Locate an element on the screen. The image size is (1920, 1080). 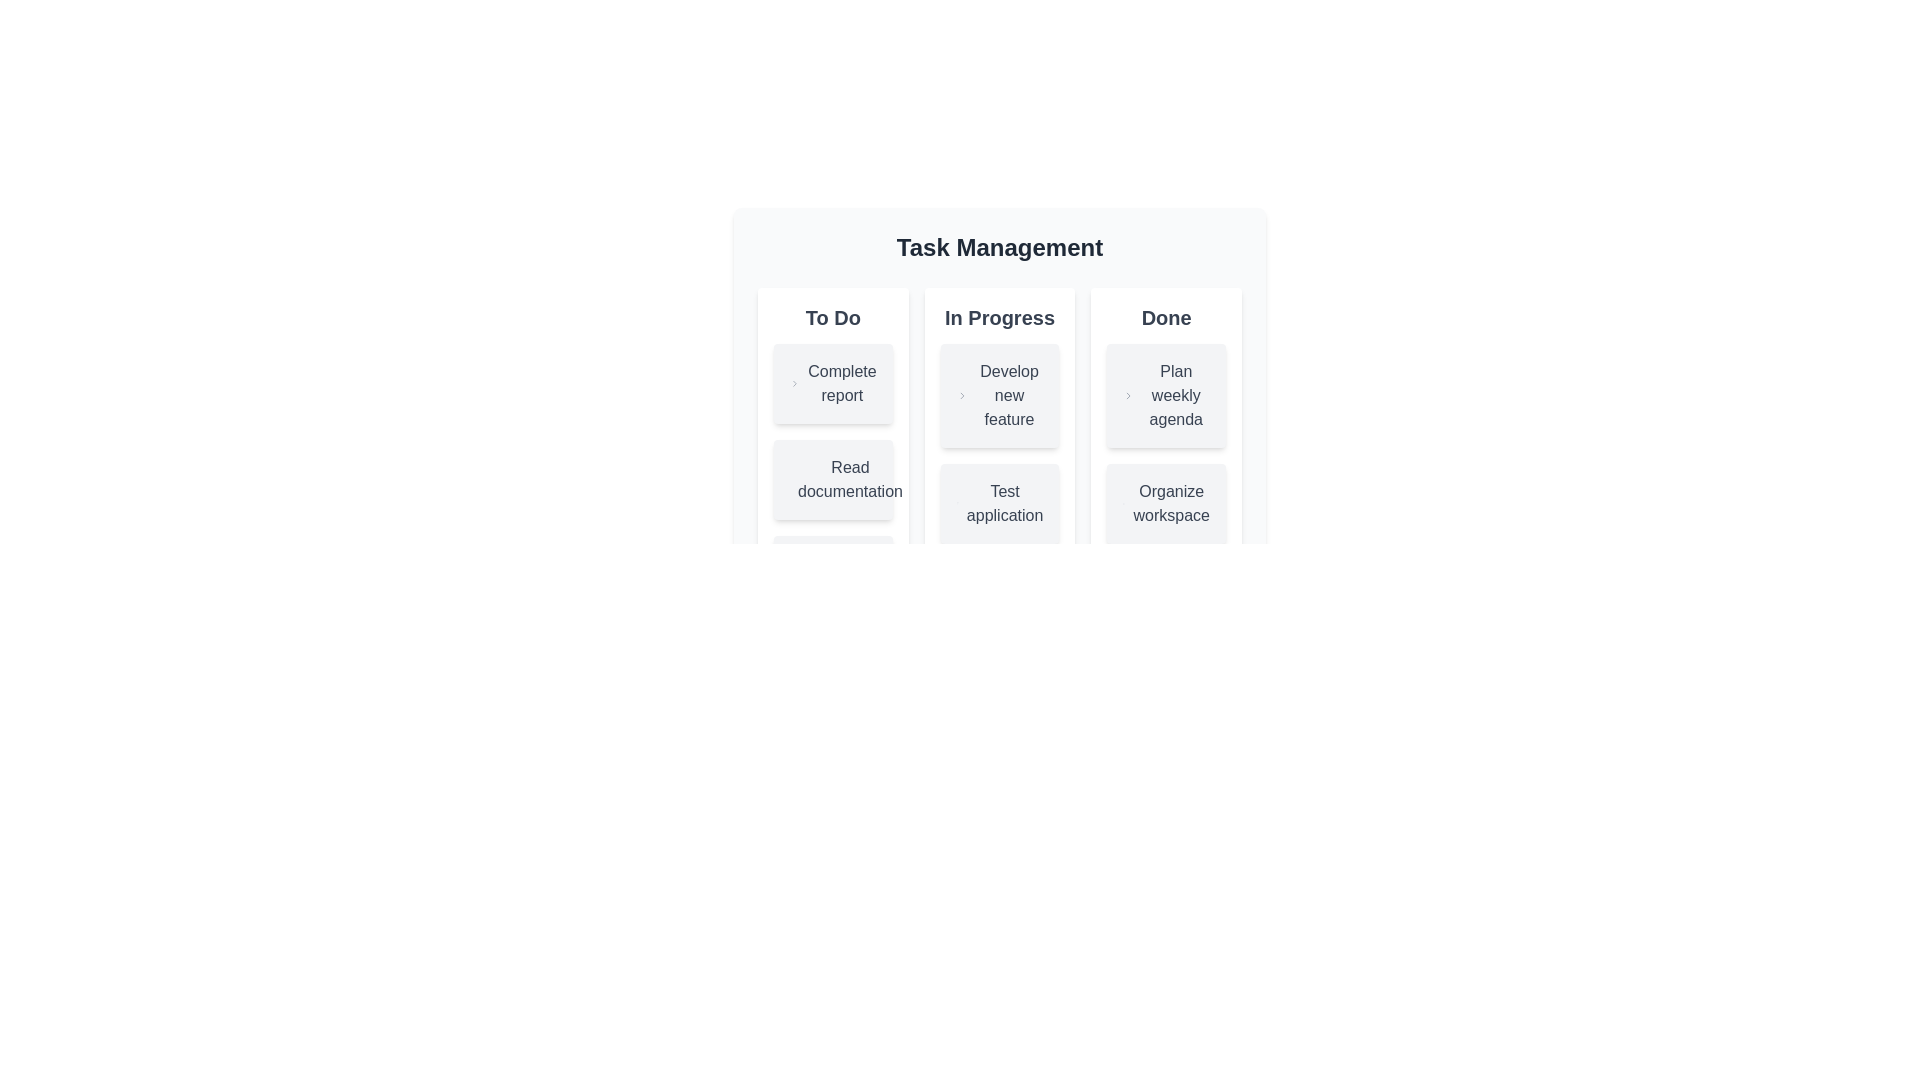
the 'Test application' task card is located at coordinates (999, 492).